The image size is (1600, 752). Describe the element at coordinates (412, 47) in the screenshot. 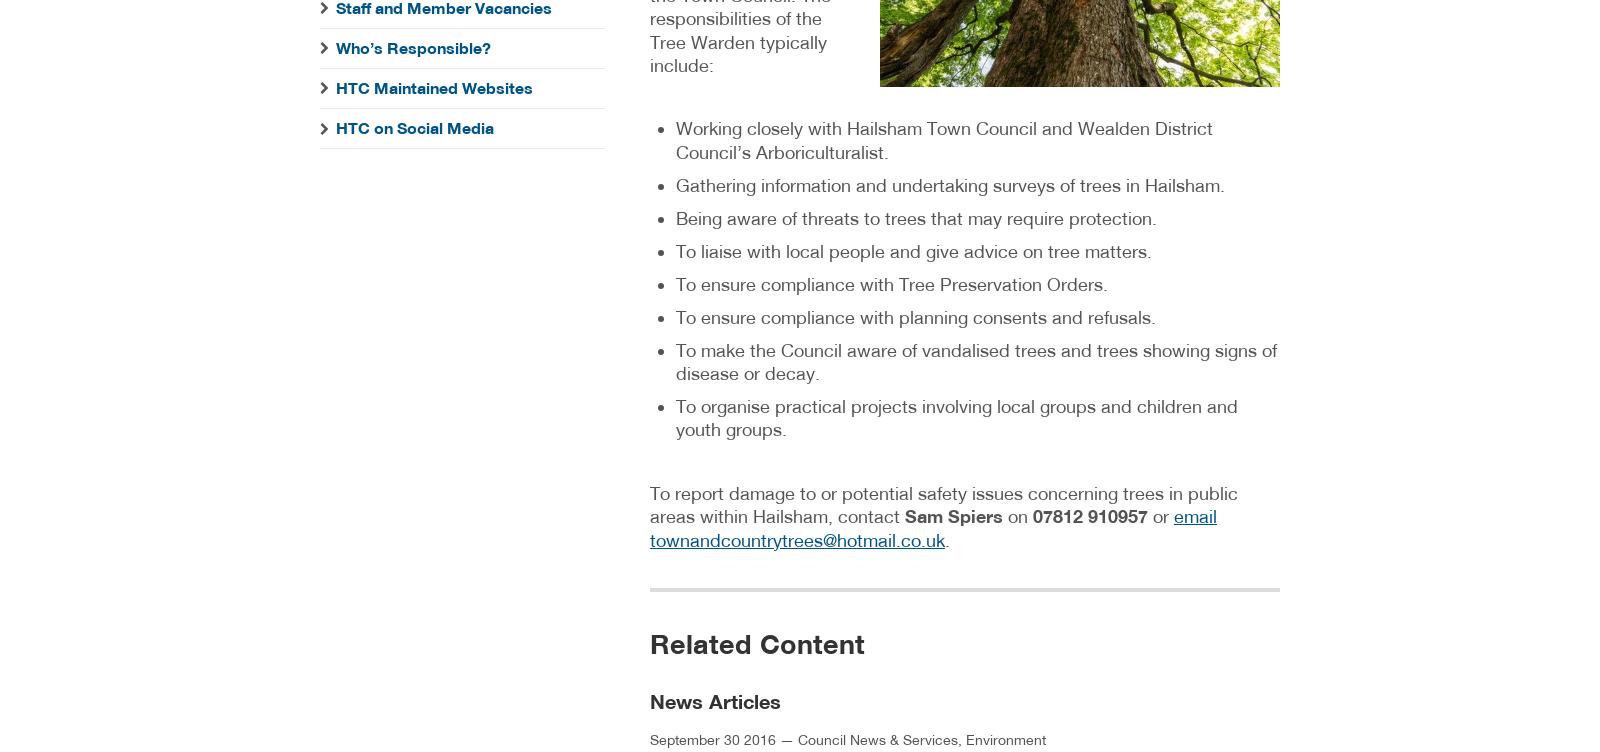

I see `'Who’s Responsible?'` at that location.